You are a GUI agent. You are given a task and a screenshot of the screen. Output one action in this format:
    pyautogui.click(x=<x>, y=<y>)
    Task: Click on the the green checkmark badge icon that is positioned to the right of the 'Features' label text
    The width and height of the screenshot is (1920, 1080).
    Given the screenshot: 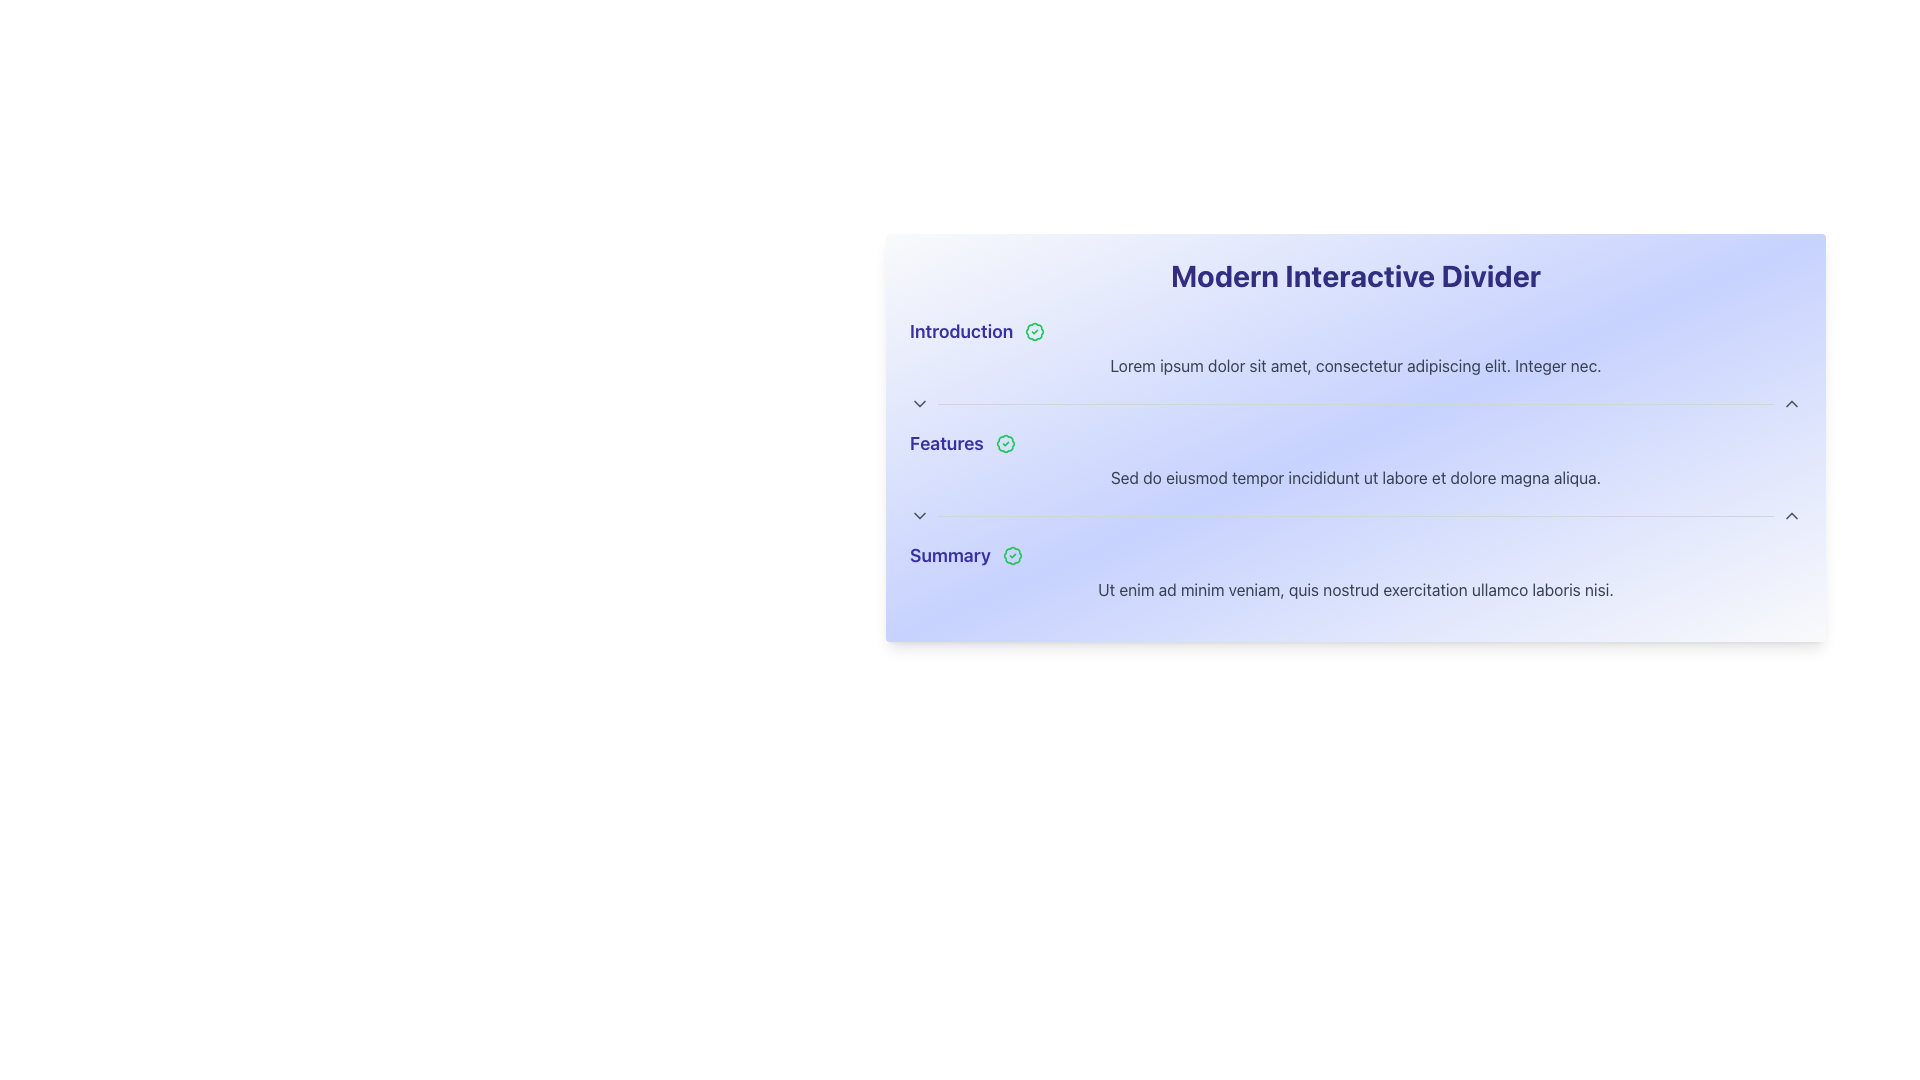 What is the action you would take?
    pyautogui.click(x=1005, y=442)
    